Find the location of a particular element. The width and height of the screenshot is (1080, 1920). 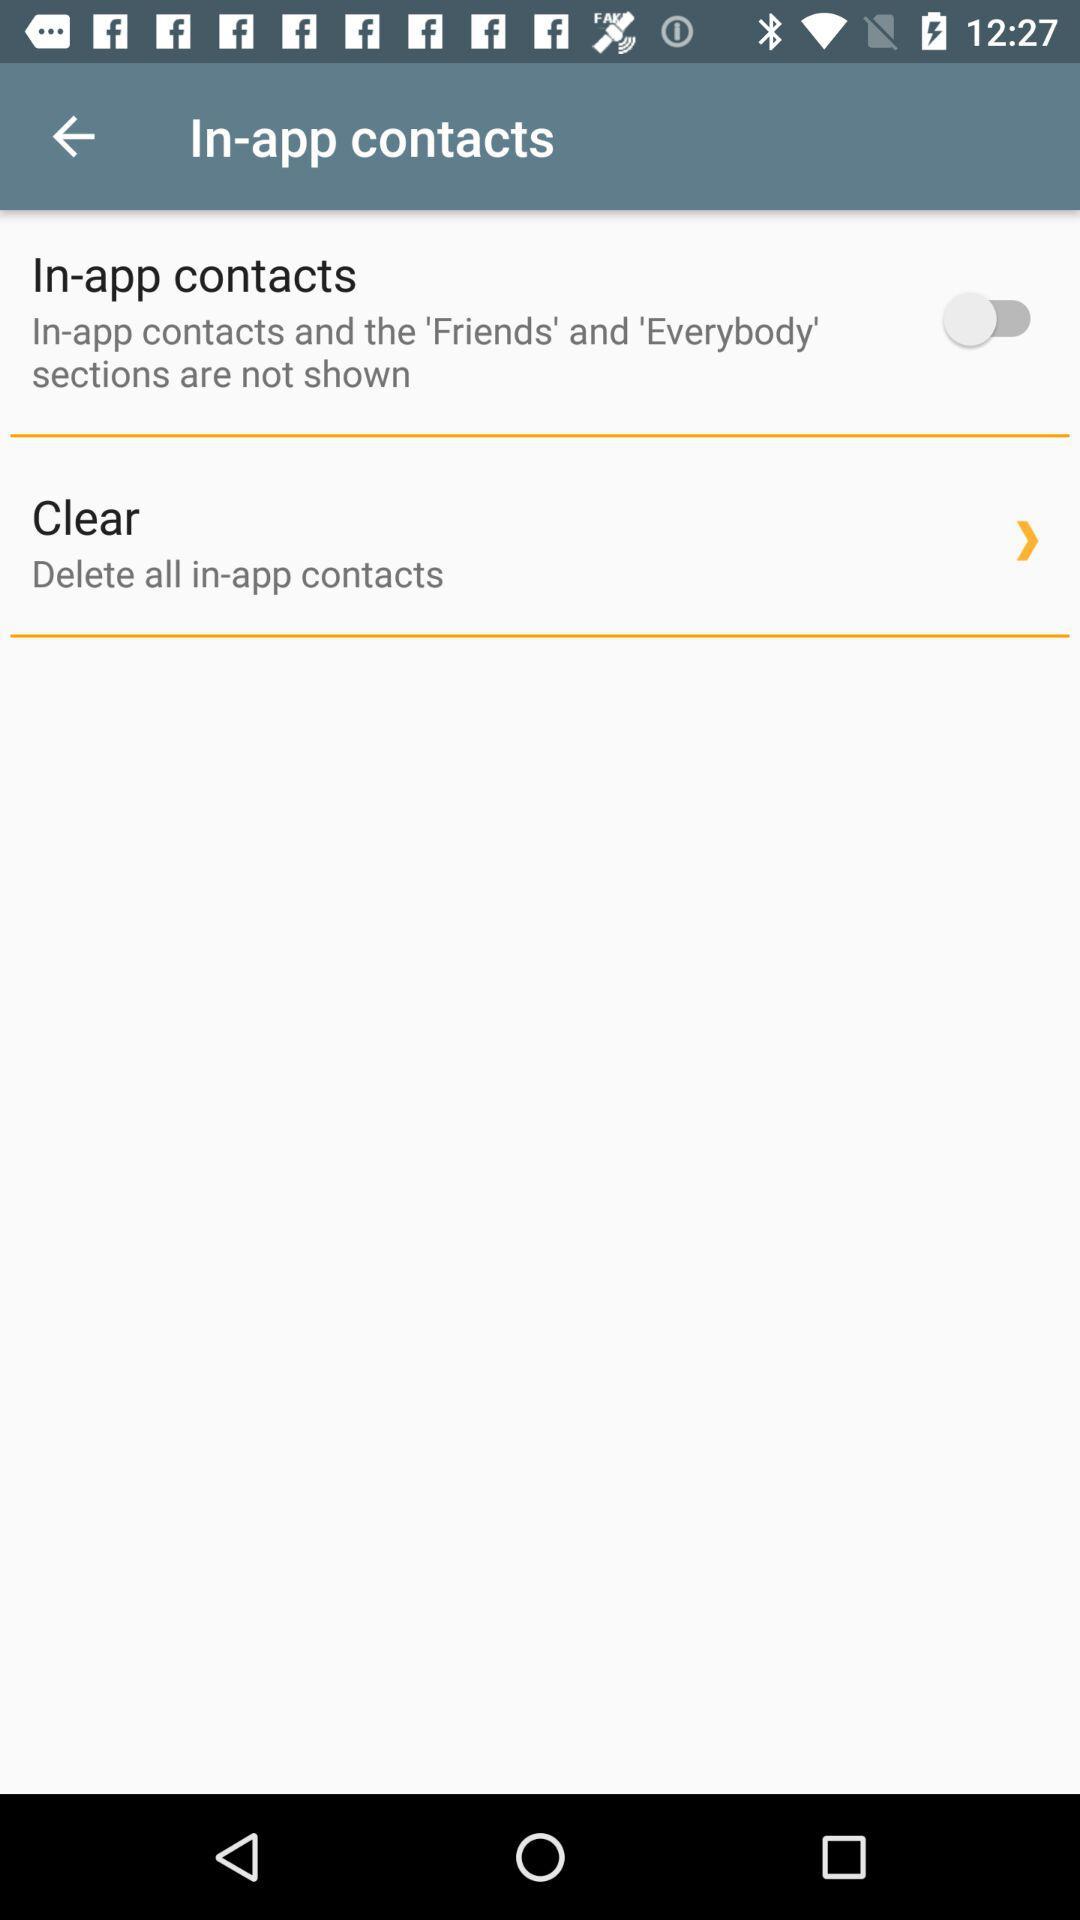

on/off toggle is located at coordinates (996, 318).